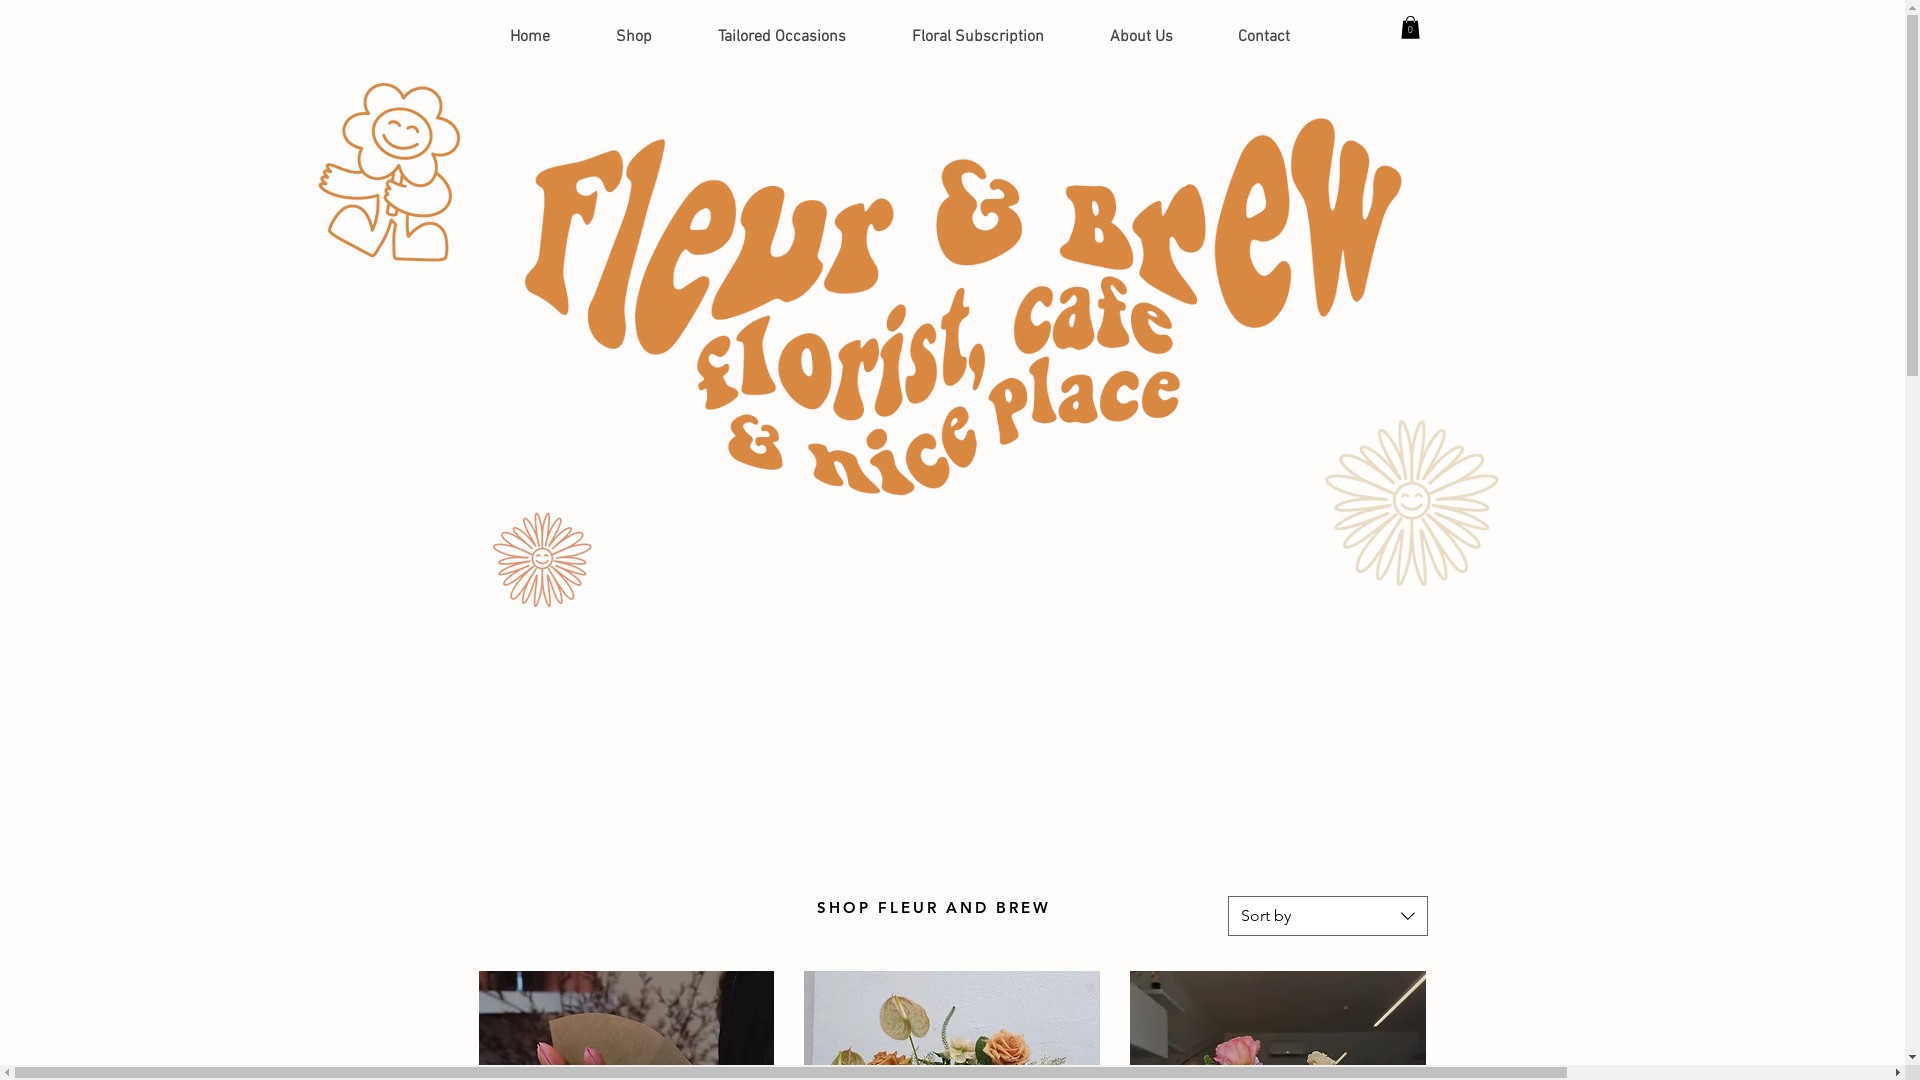  Describe the element at coordinates (1263, 37) in the screenshot. I see `'Contact'` at that location.